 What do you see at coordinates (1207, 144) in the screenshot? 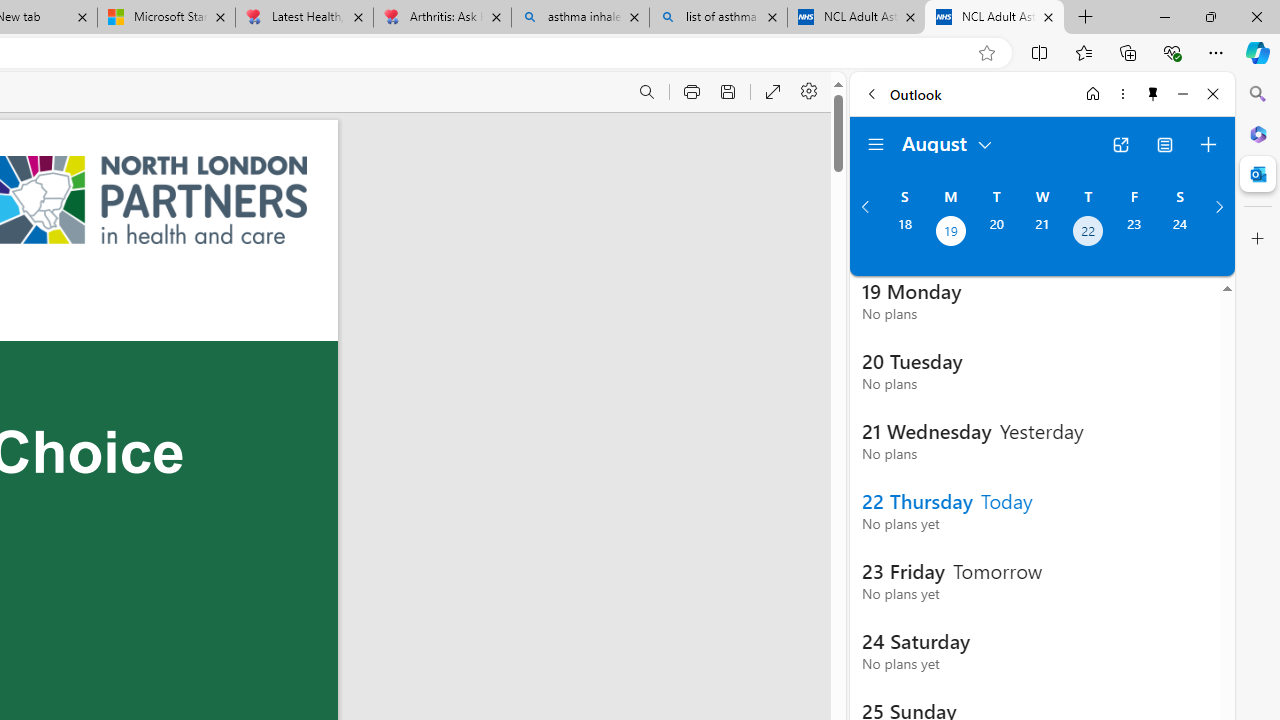
I see `'Create event'` at bounding box center [1207, 144].